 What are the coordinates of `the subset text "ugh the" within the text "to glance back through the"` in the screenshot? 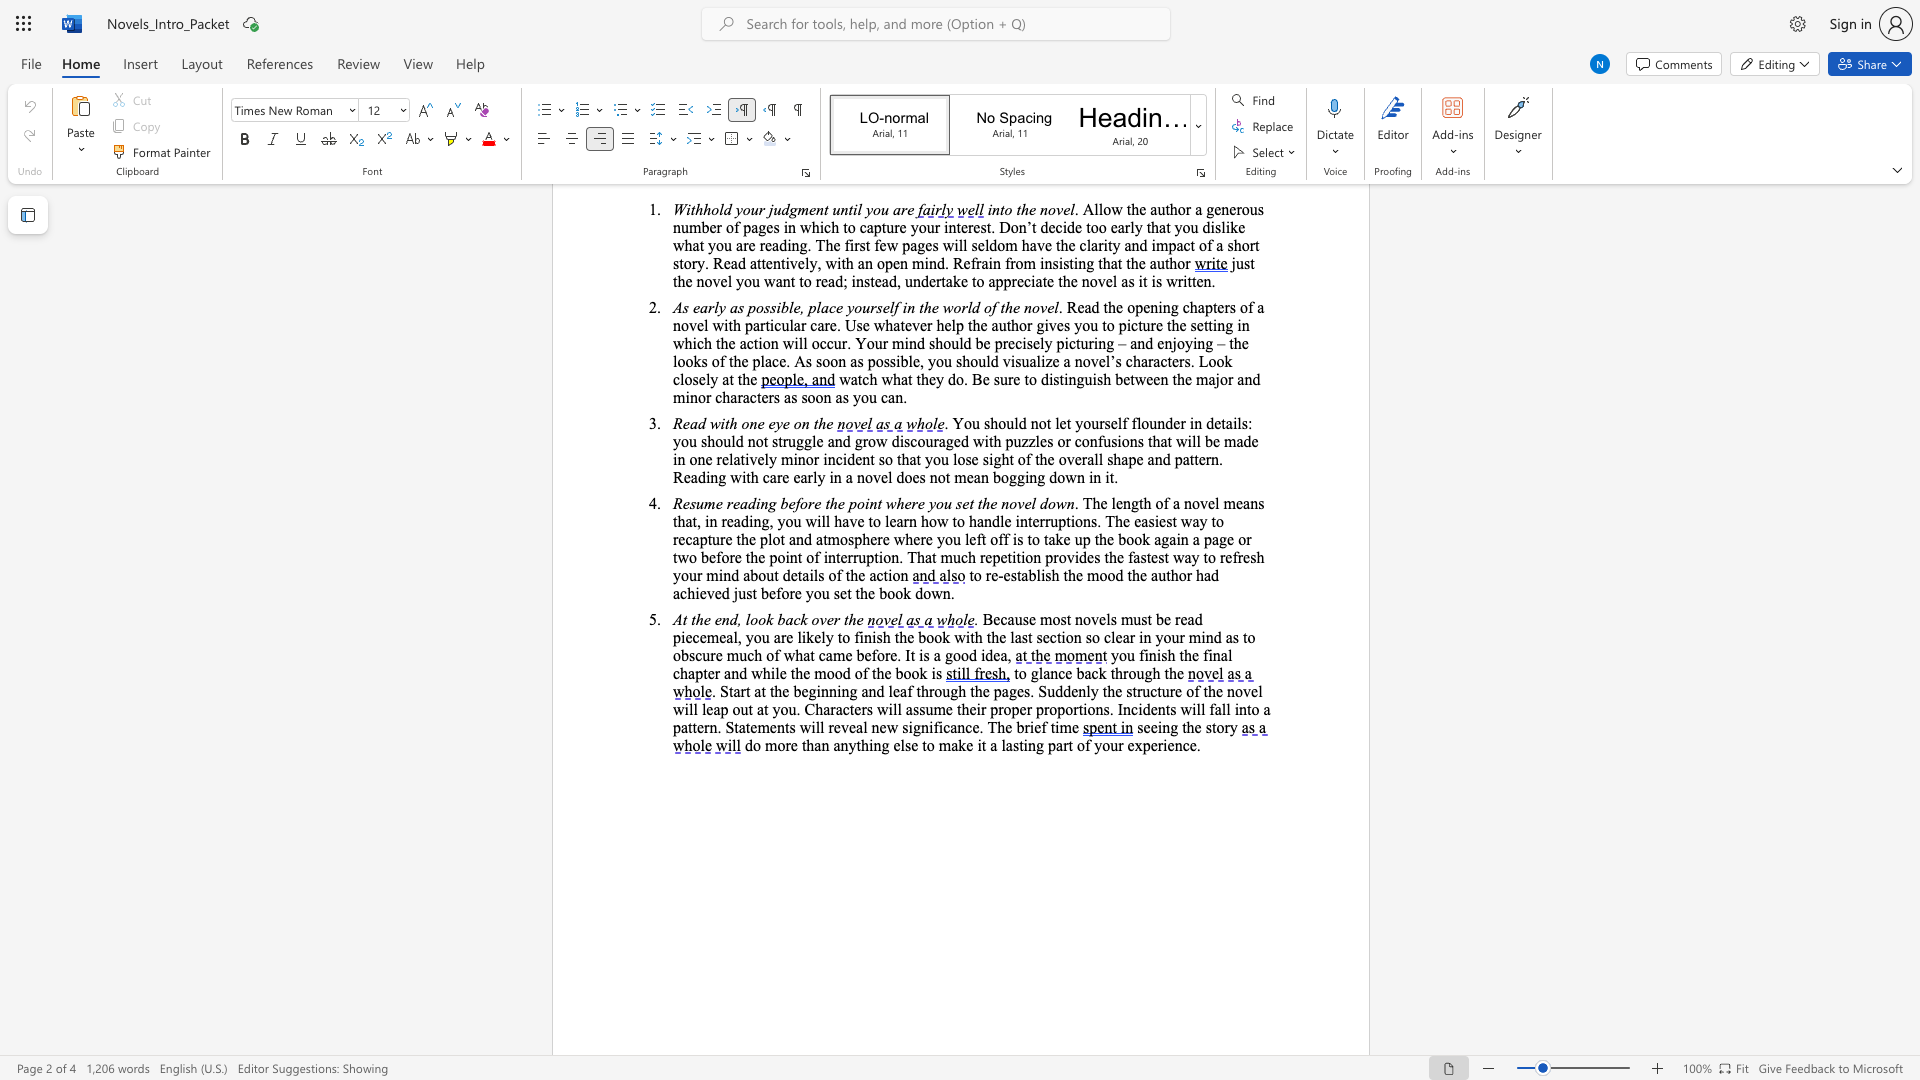 It's located at (1136, 673).